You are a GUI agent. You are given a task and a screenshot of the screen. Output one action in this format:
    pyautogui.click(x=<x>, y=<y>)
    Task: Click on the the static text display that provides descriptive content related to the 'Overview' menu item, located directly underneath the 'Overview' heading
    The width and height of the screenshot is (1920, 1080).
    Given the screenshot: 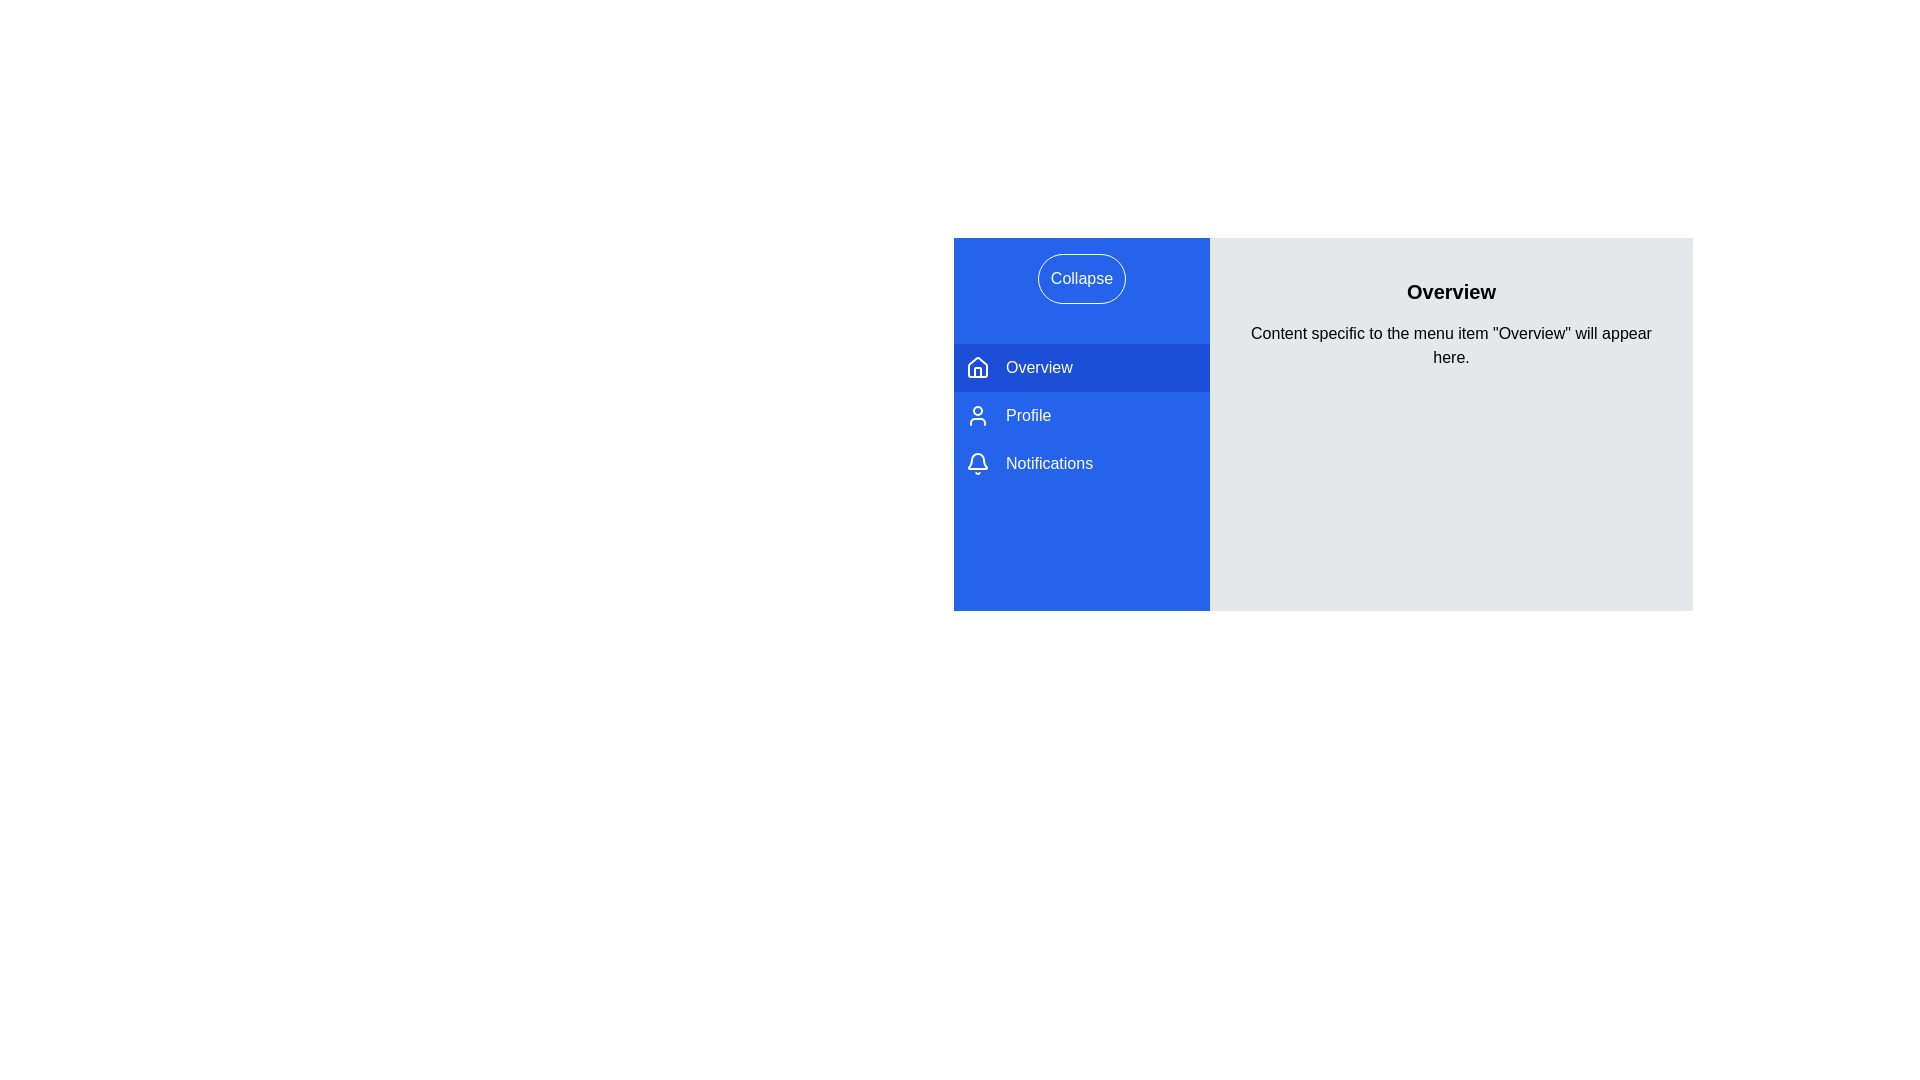 What is the action you would take?
    pyautogui.click(x=1451, y=345)
    